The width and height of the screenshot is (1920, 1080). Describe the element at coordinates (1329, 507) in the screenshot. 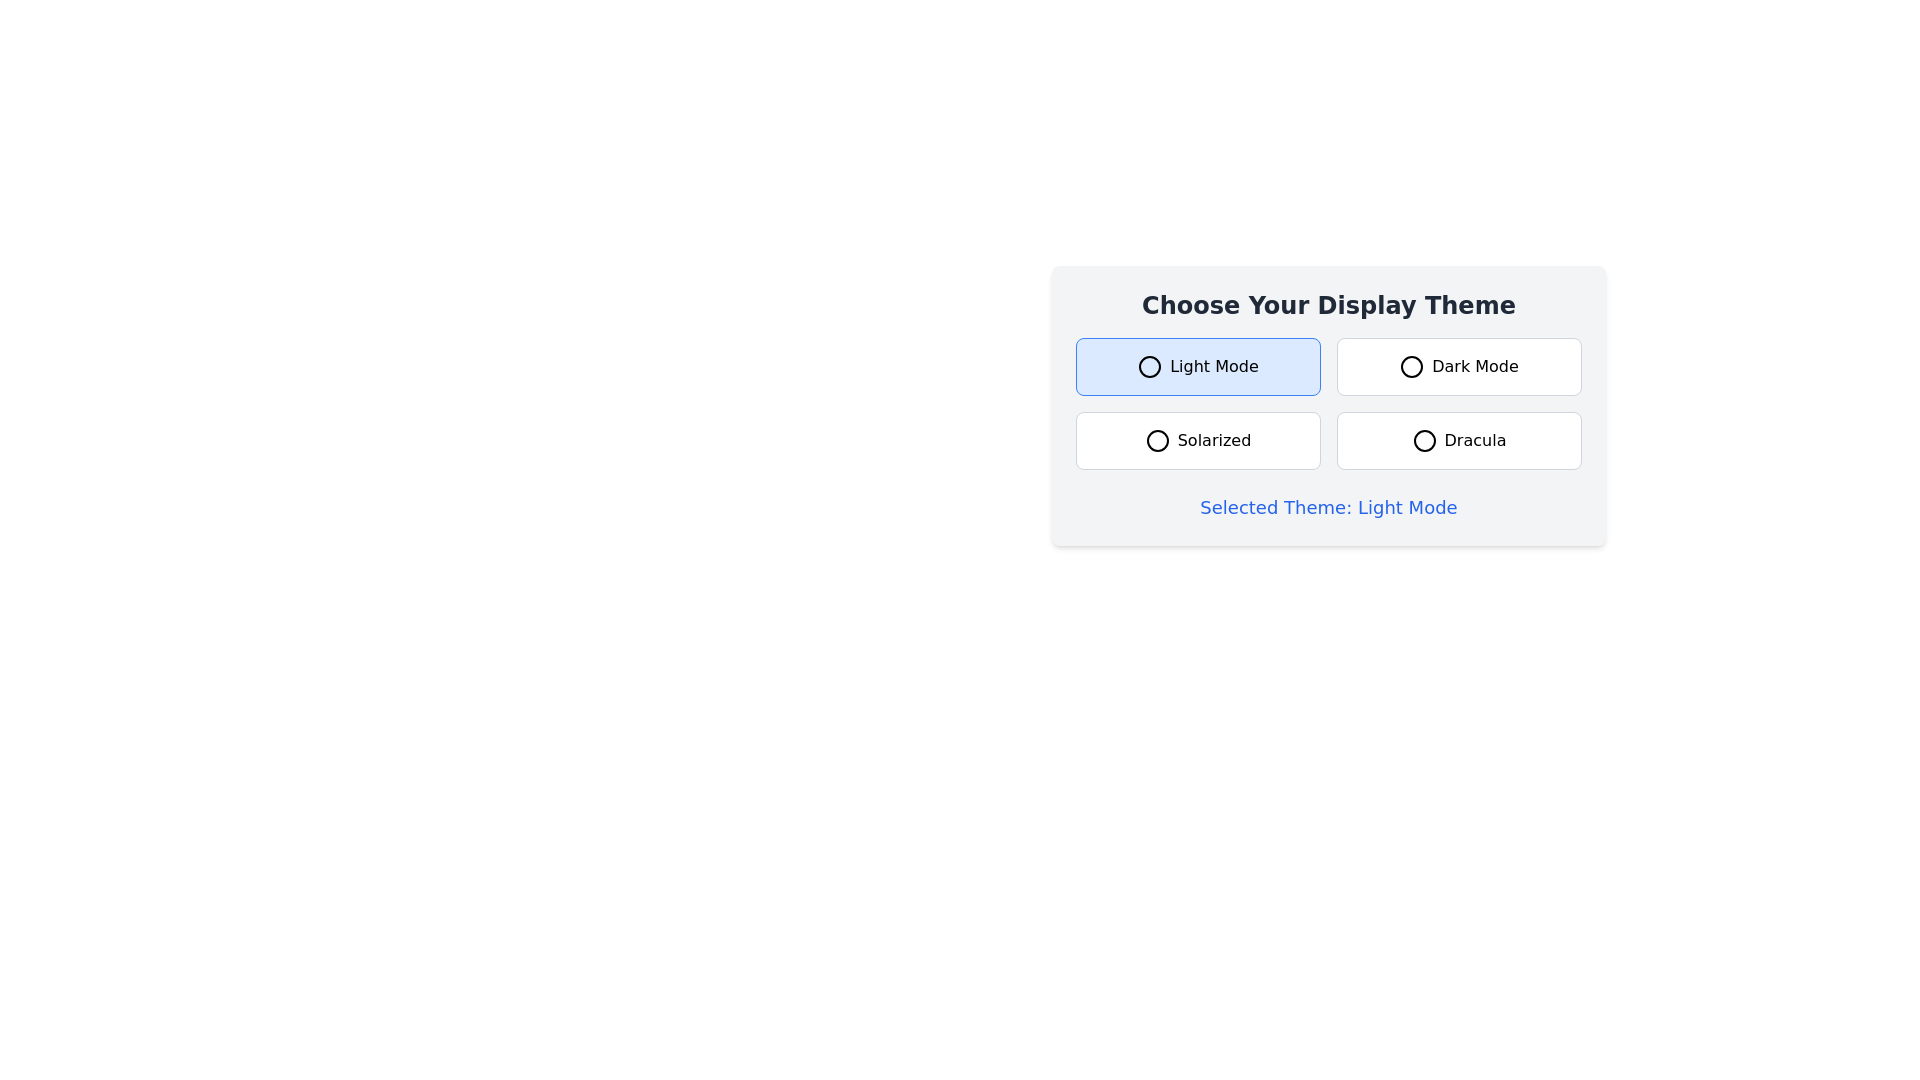

I see `the text label stating 'Selected Theme: Light Mode', which is styled in blue color and located at the bottom of the 'Choose Your Display Theme' section` at that location.